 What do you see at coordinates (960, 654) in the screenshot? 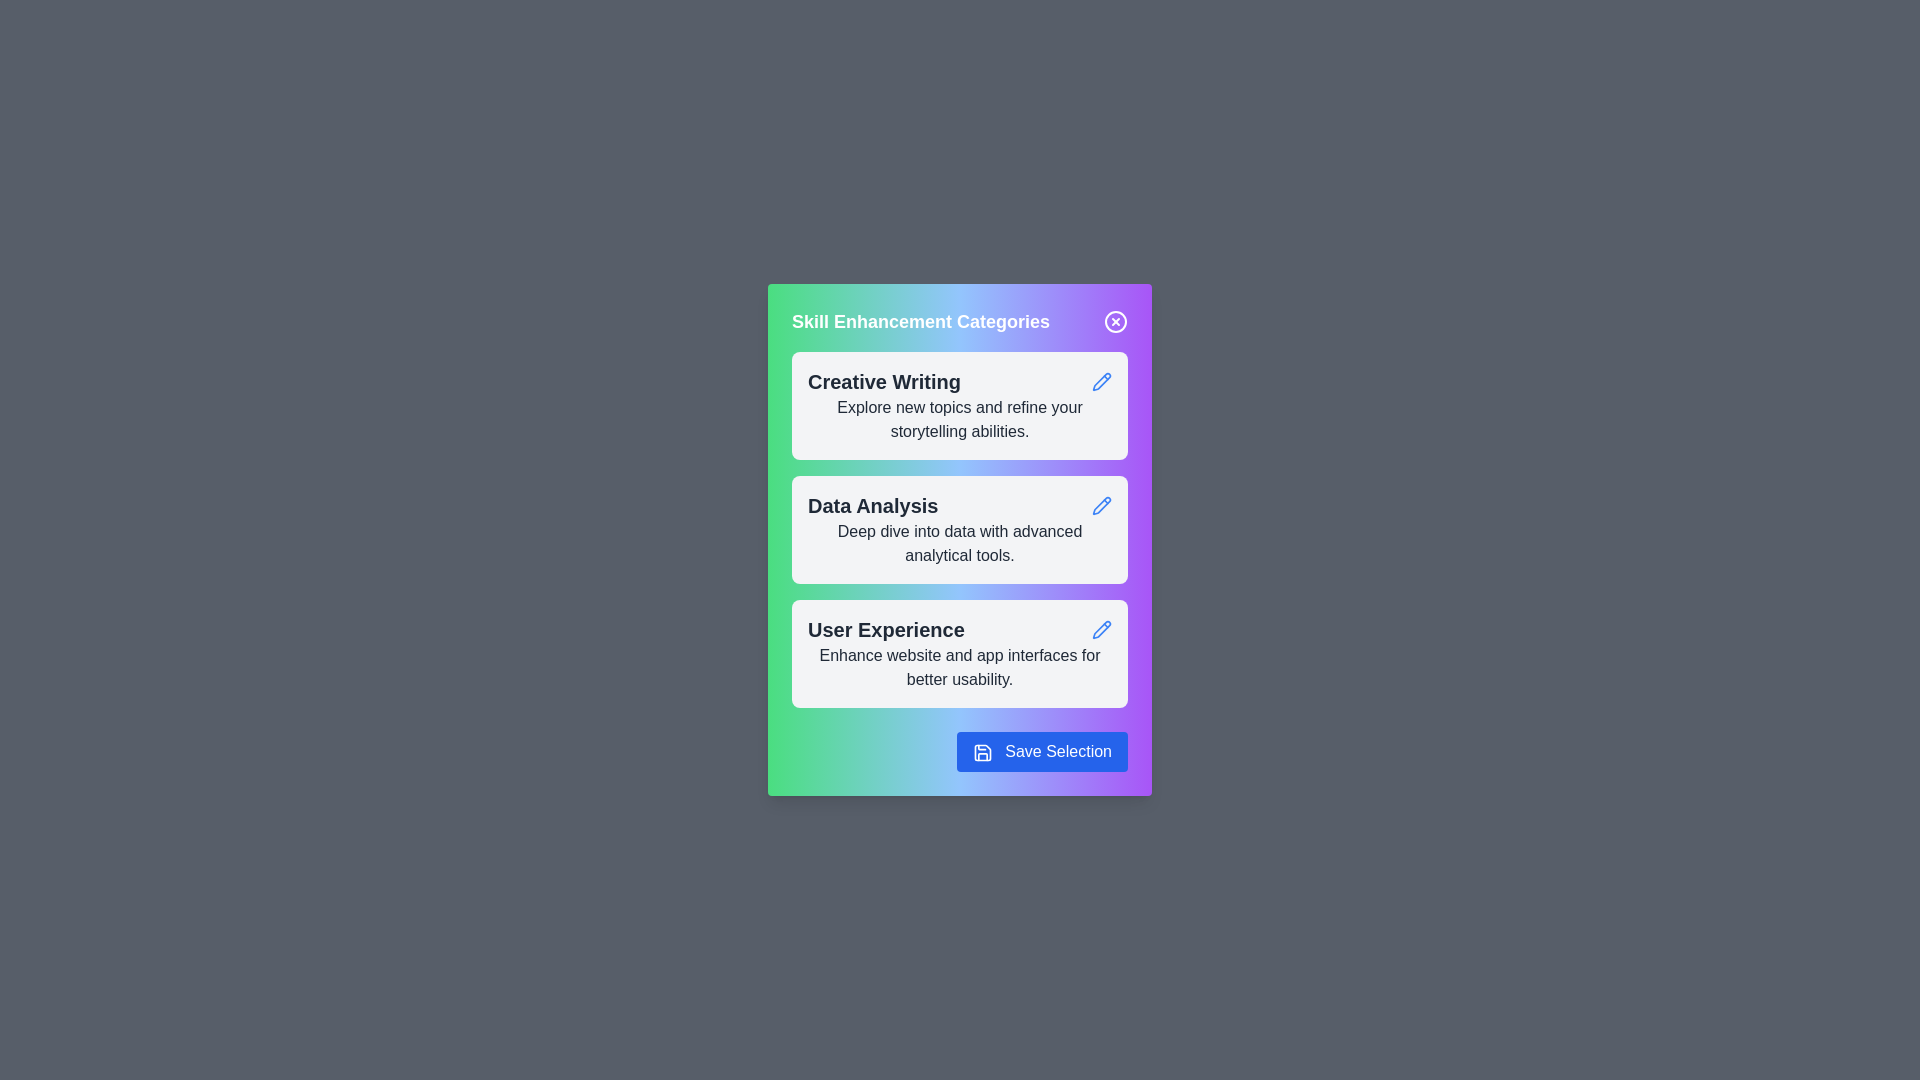
I see `the User Experience card to highlight it` at bounding box center [960, 654].